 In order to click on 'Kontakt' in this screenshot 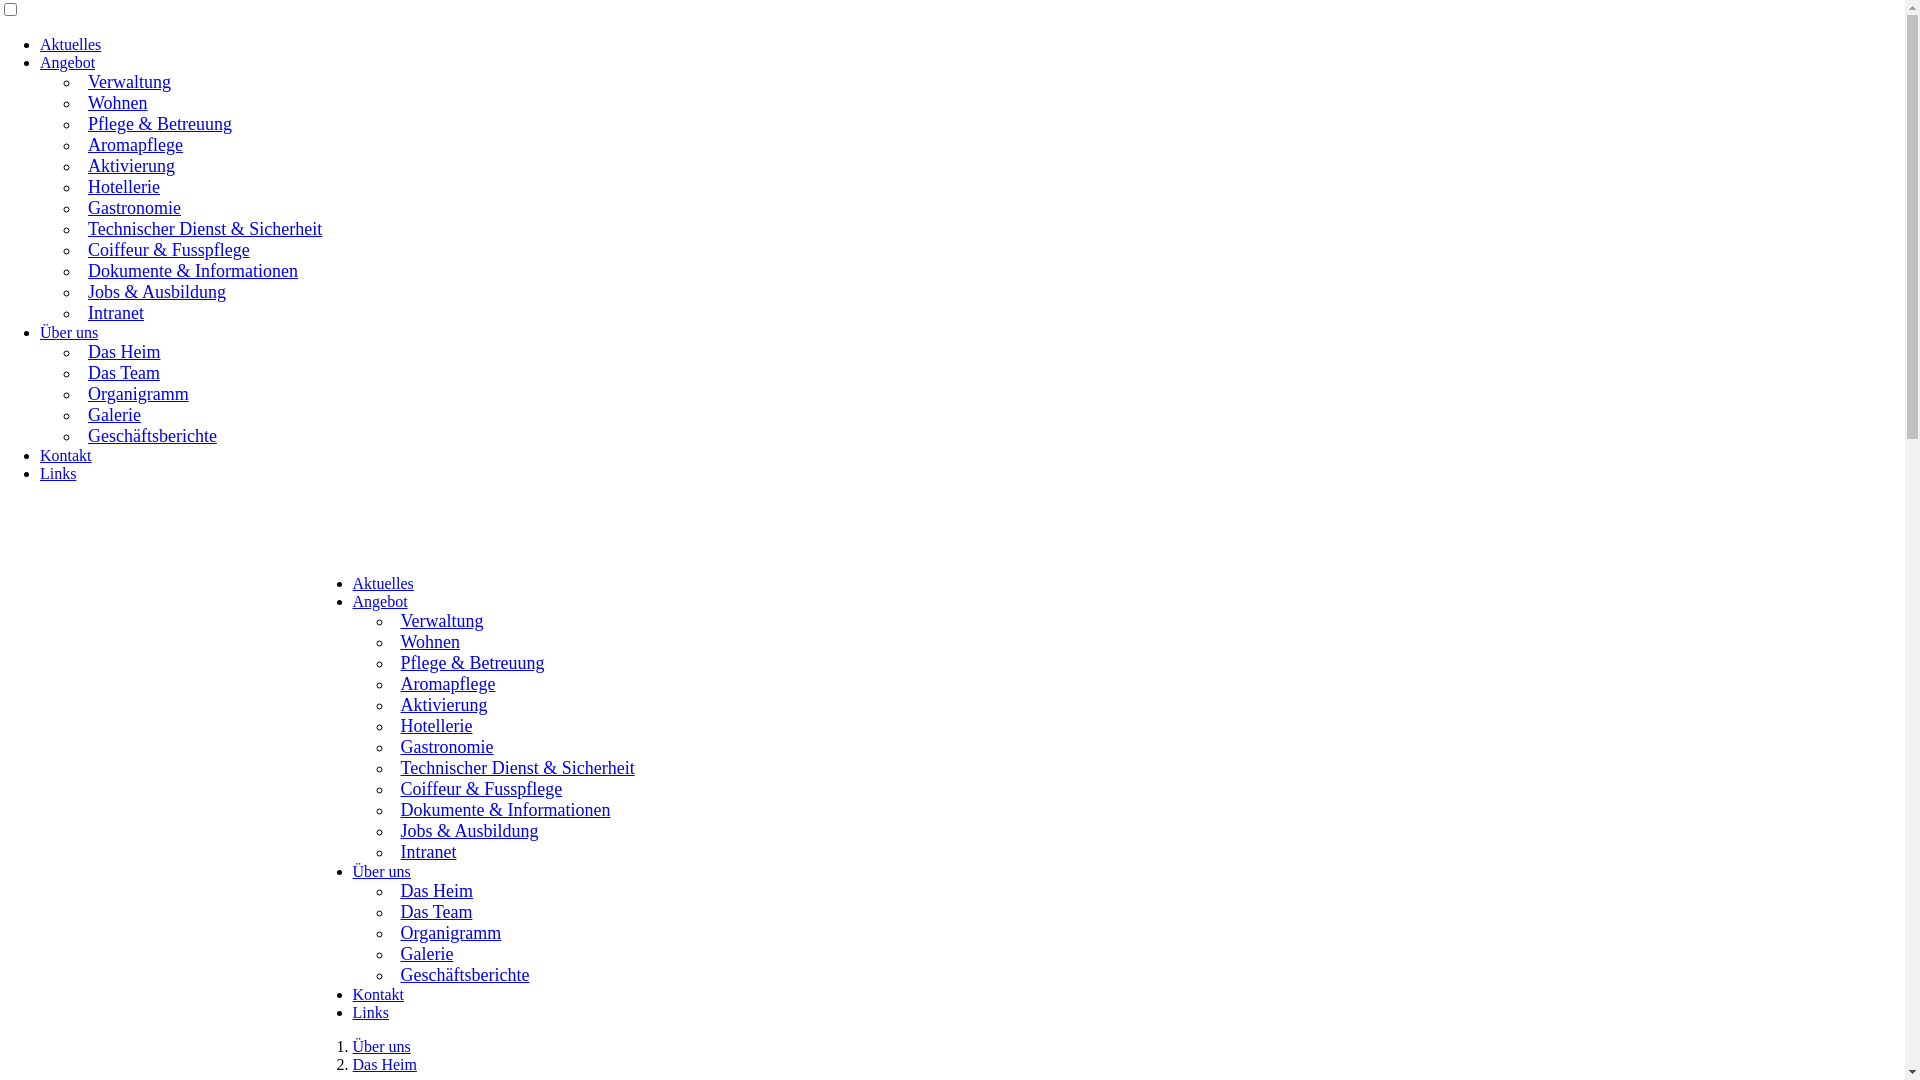, I will do `click(378, 994)`.